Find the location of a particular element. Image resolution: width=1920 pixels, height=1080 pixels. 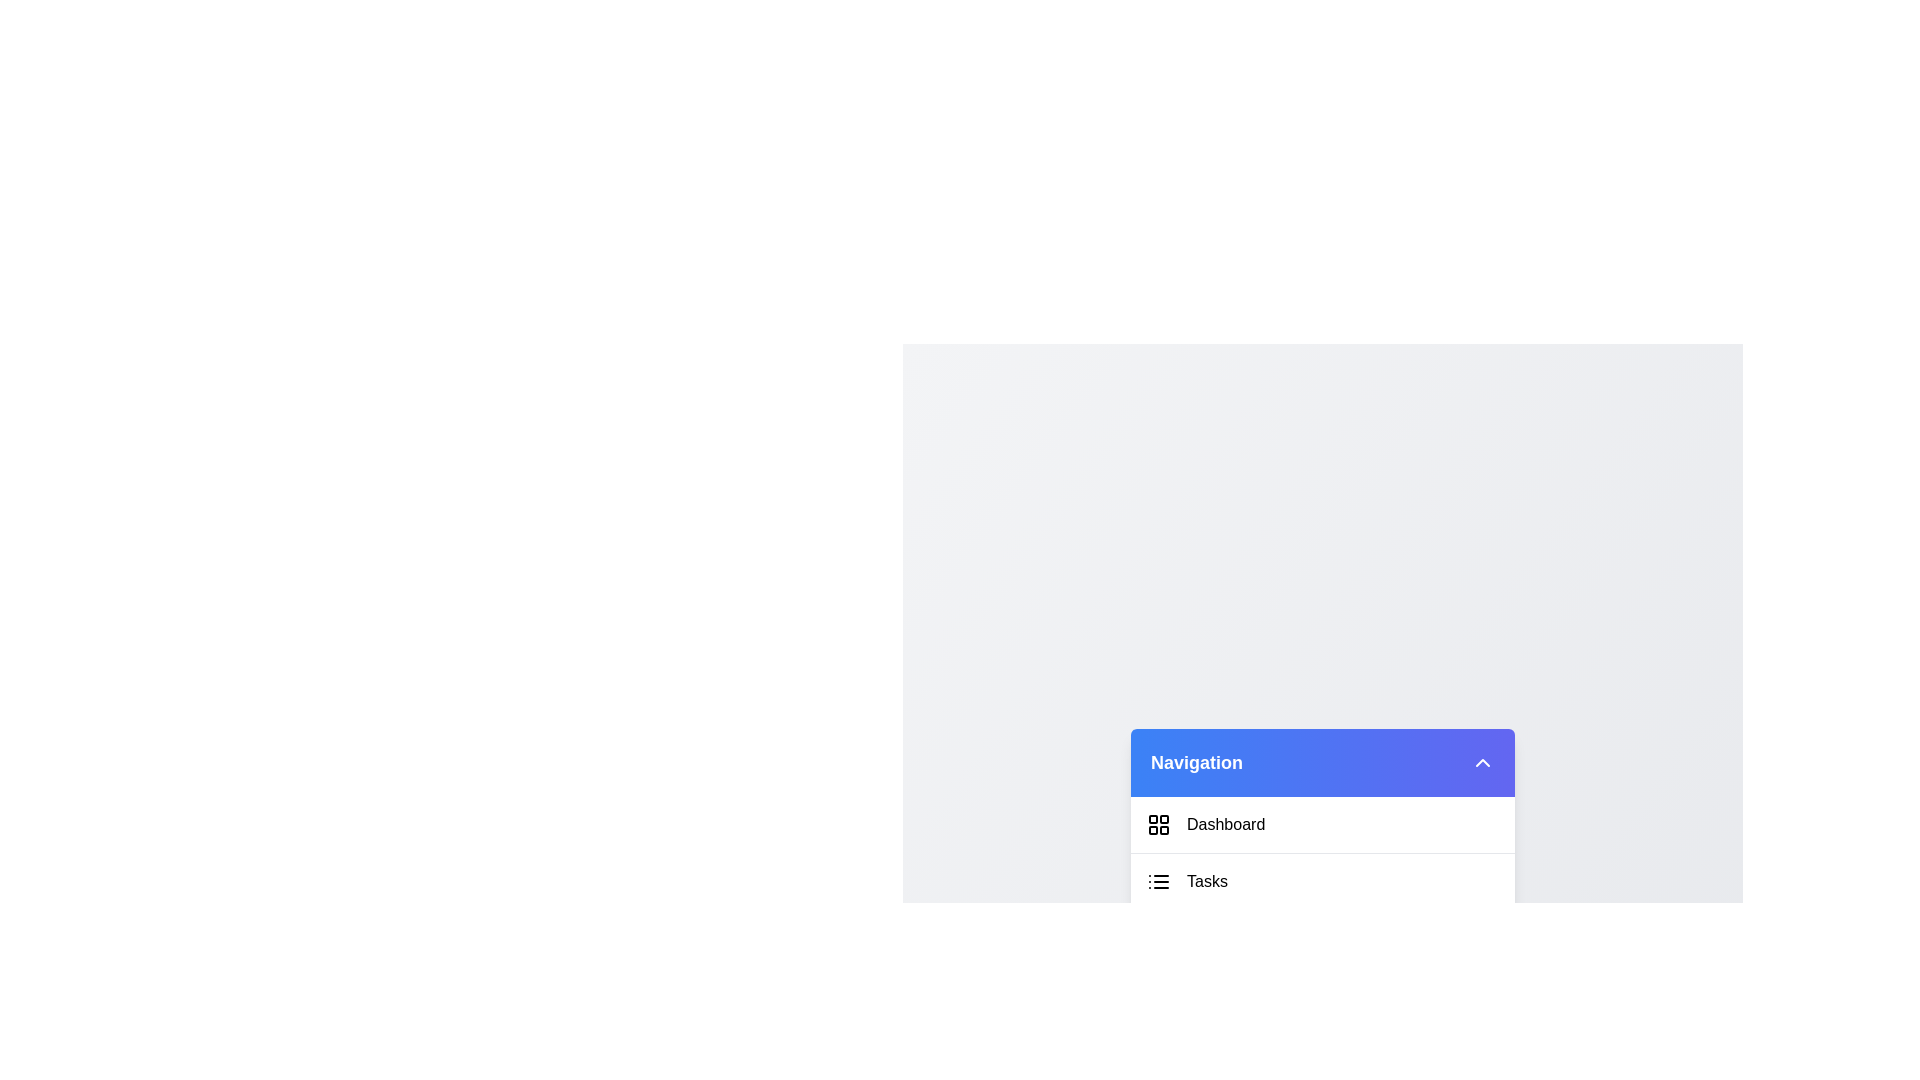

the menu item labeled Dashboard is located at coordinates (1200, 798).